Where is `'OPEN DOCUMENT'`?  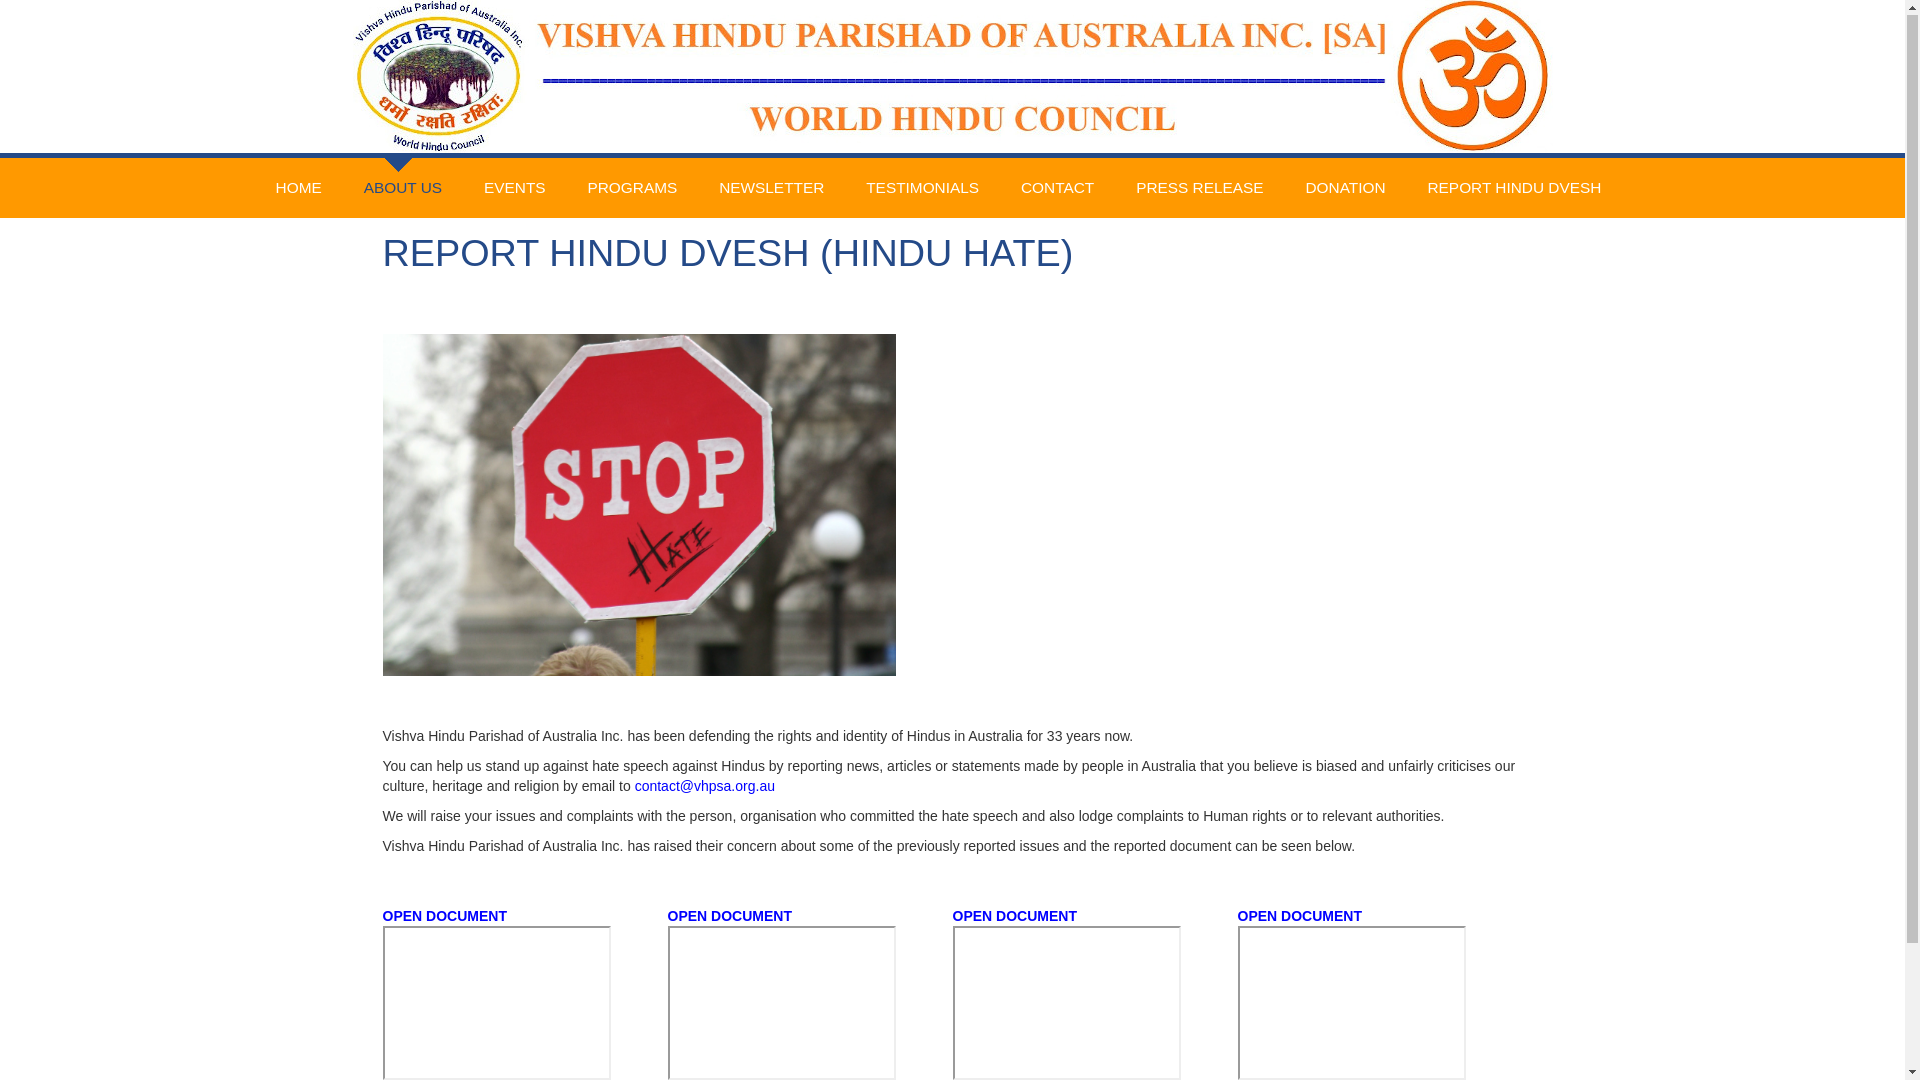
'OPEN DOCUMENT' is located at coordinates (667, 917).